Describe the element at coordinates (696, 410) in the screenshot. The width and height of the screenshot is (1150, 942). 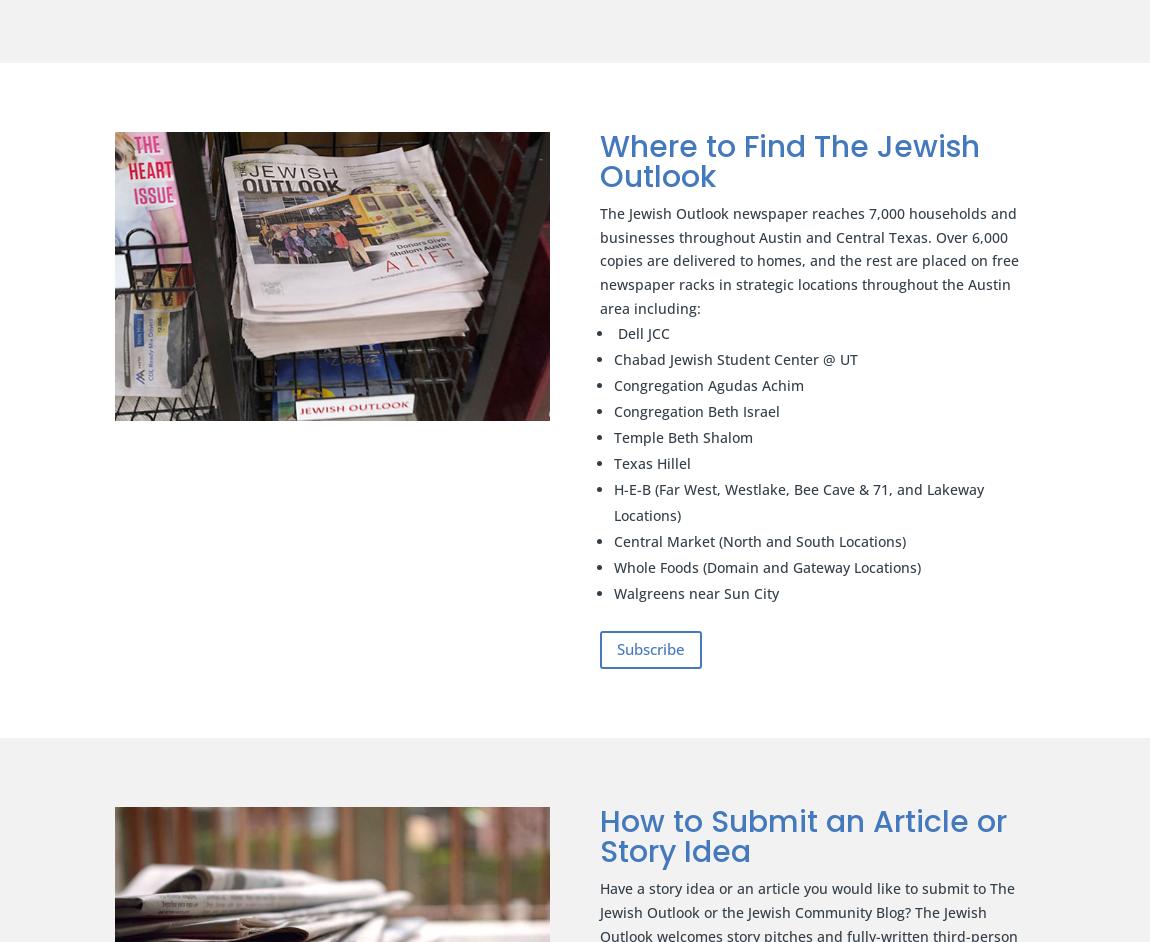
I see `'Congregation Beth Israel'` at that location.